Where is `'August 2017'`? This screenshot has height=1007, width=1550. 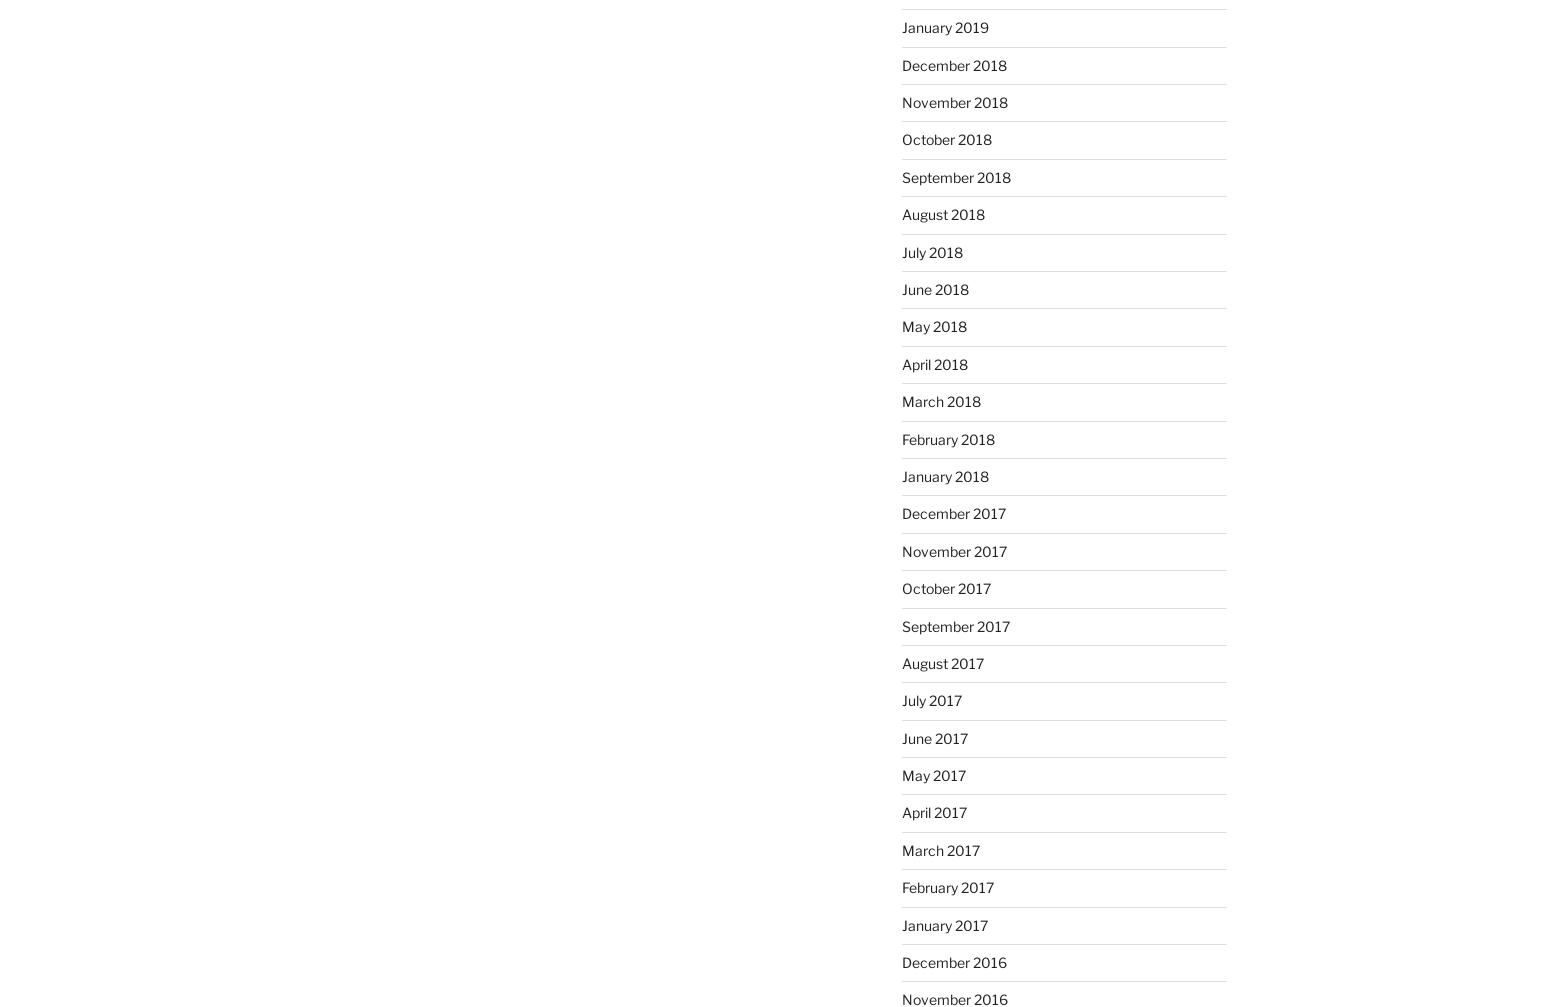 'August 2017' is located at coordinates (940, 661).